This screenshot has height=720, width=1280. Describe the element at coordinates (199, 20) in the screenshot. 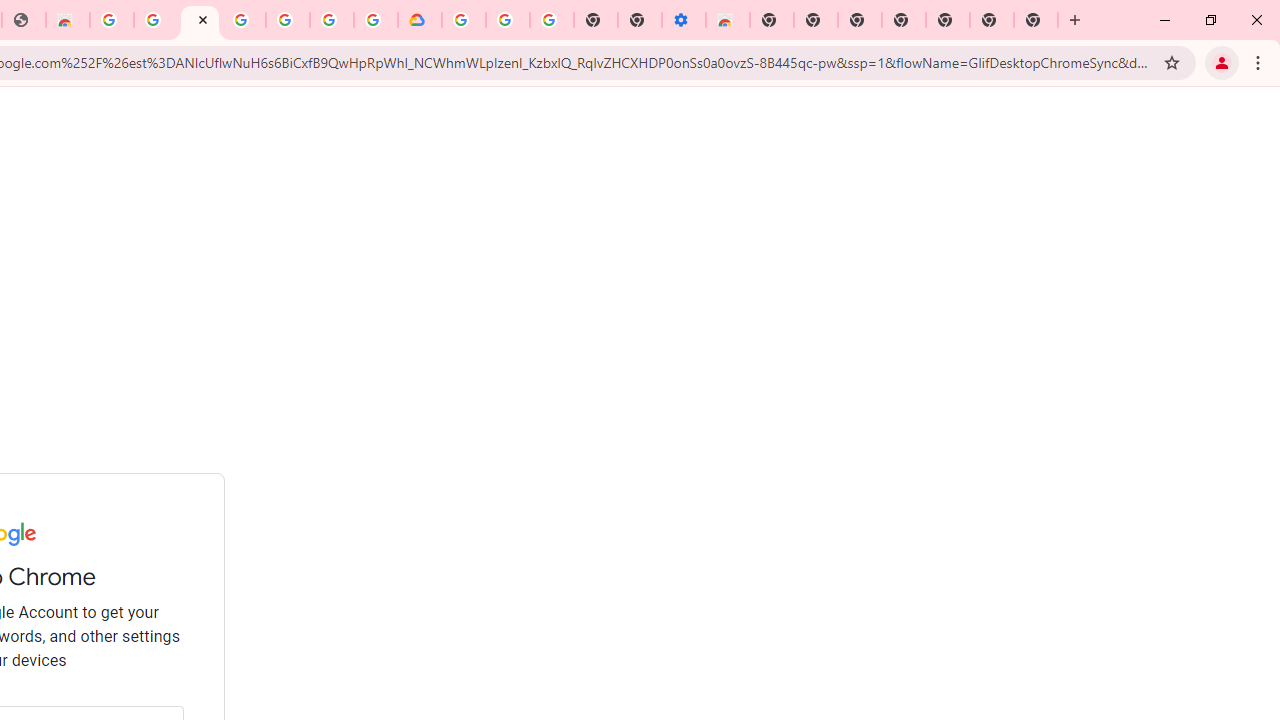

I see `'Sign in - Google Accounts'` at that location.